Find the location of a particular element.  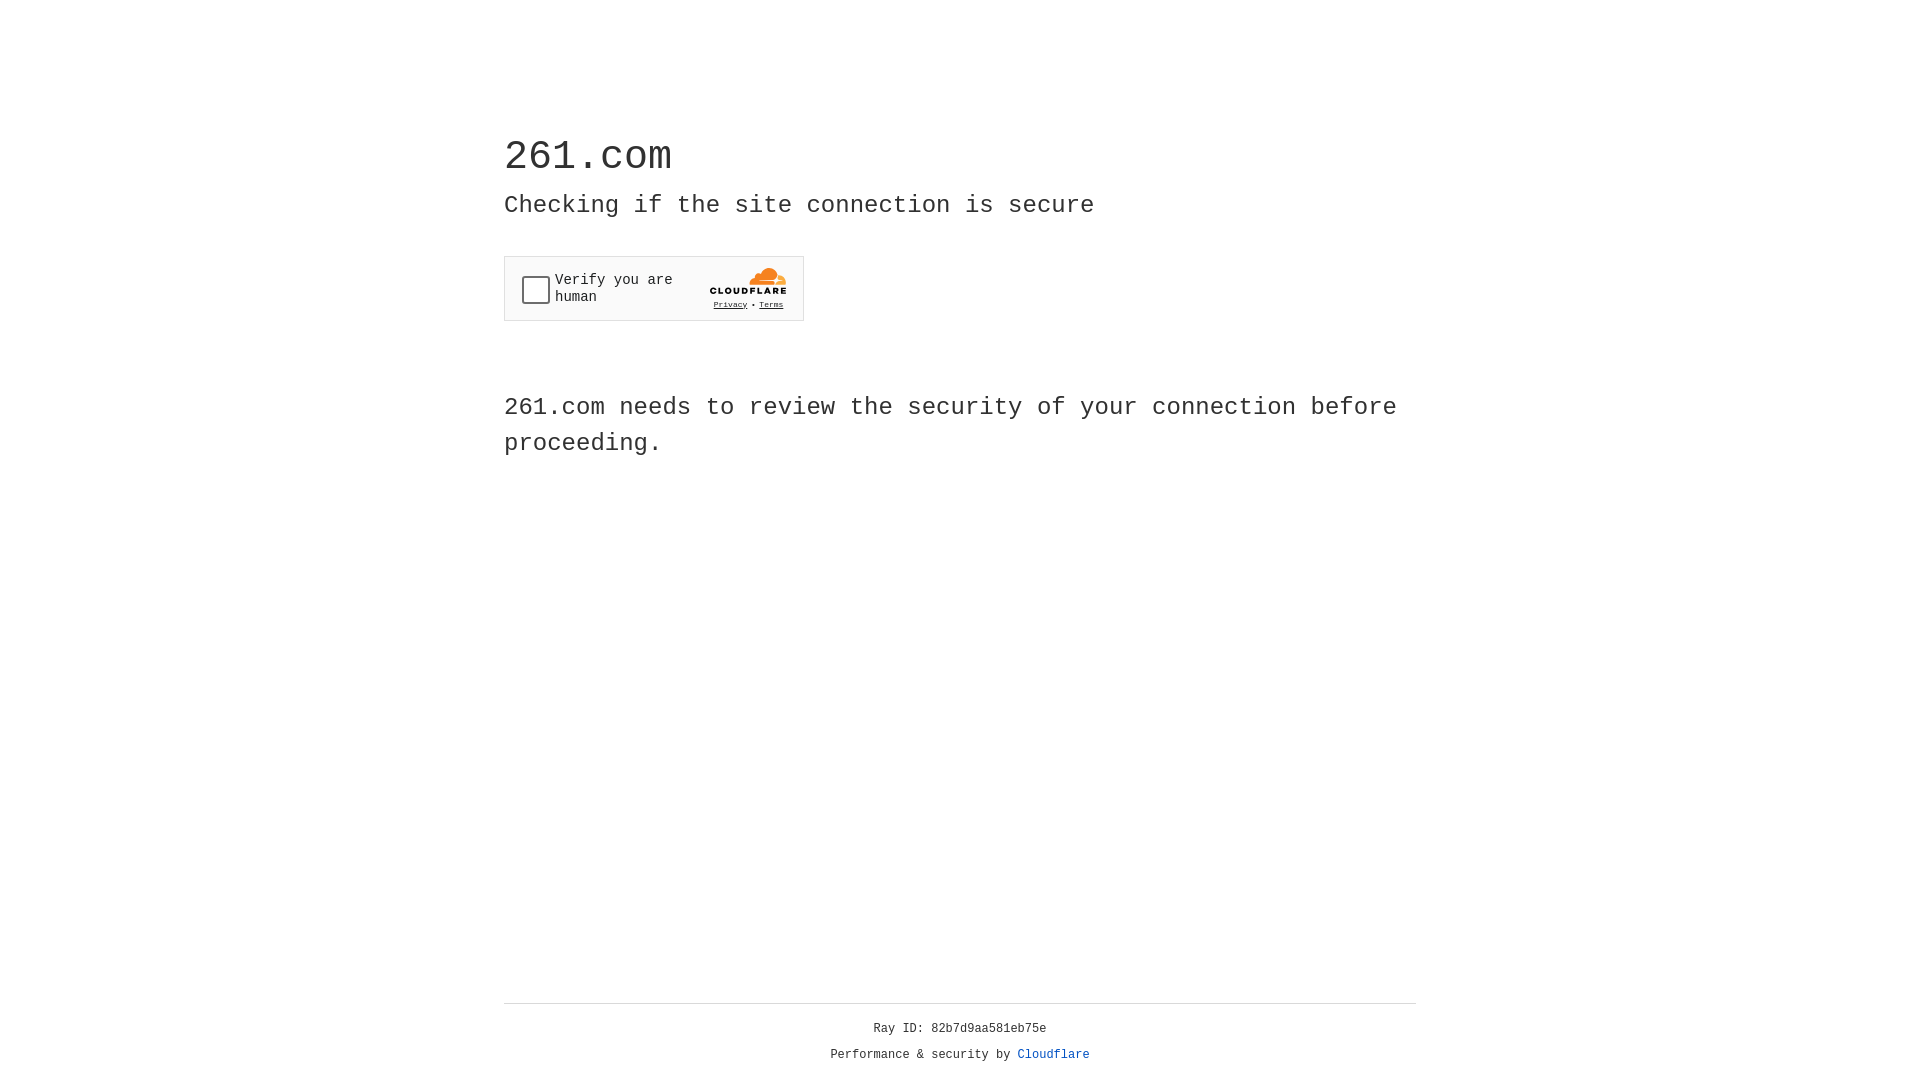

'Cloudflare' is located at coordinates (1017, 1054).